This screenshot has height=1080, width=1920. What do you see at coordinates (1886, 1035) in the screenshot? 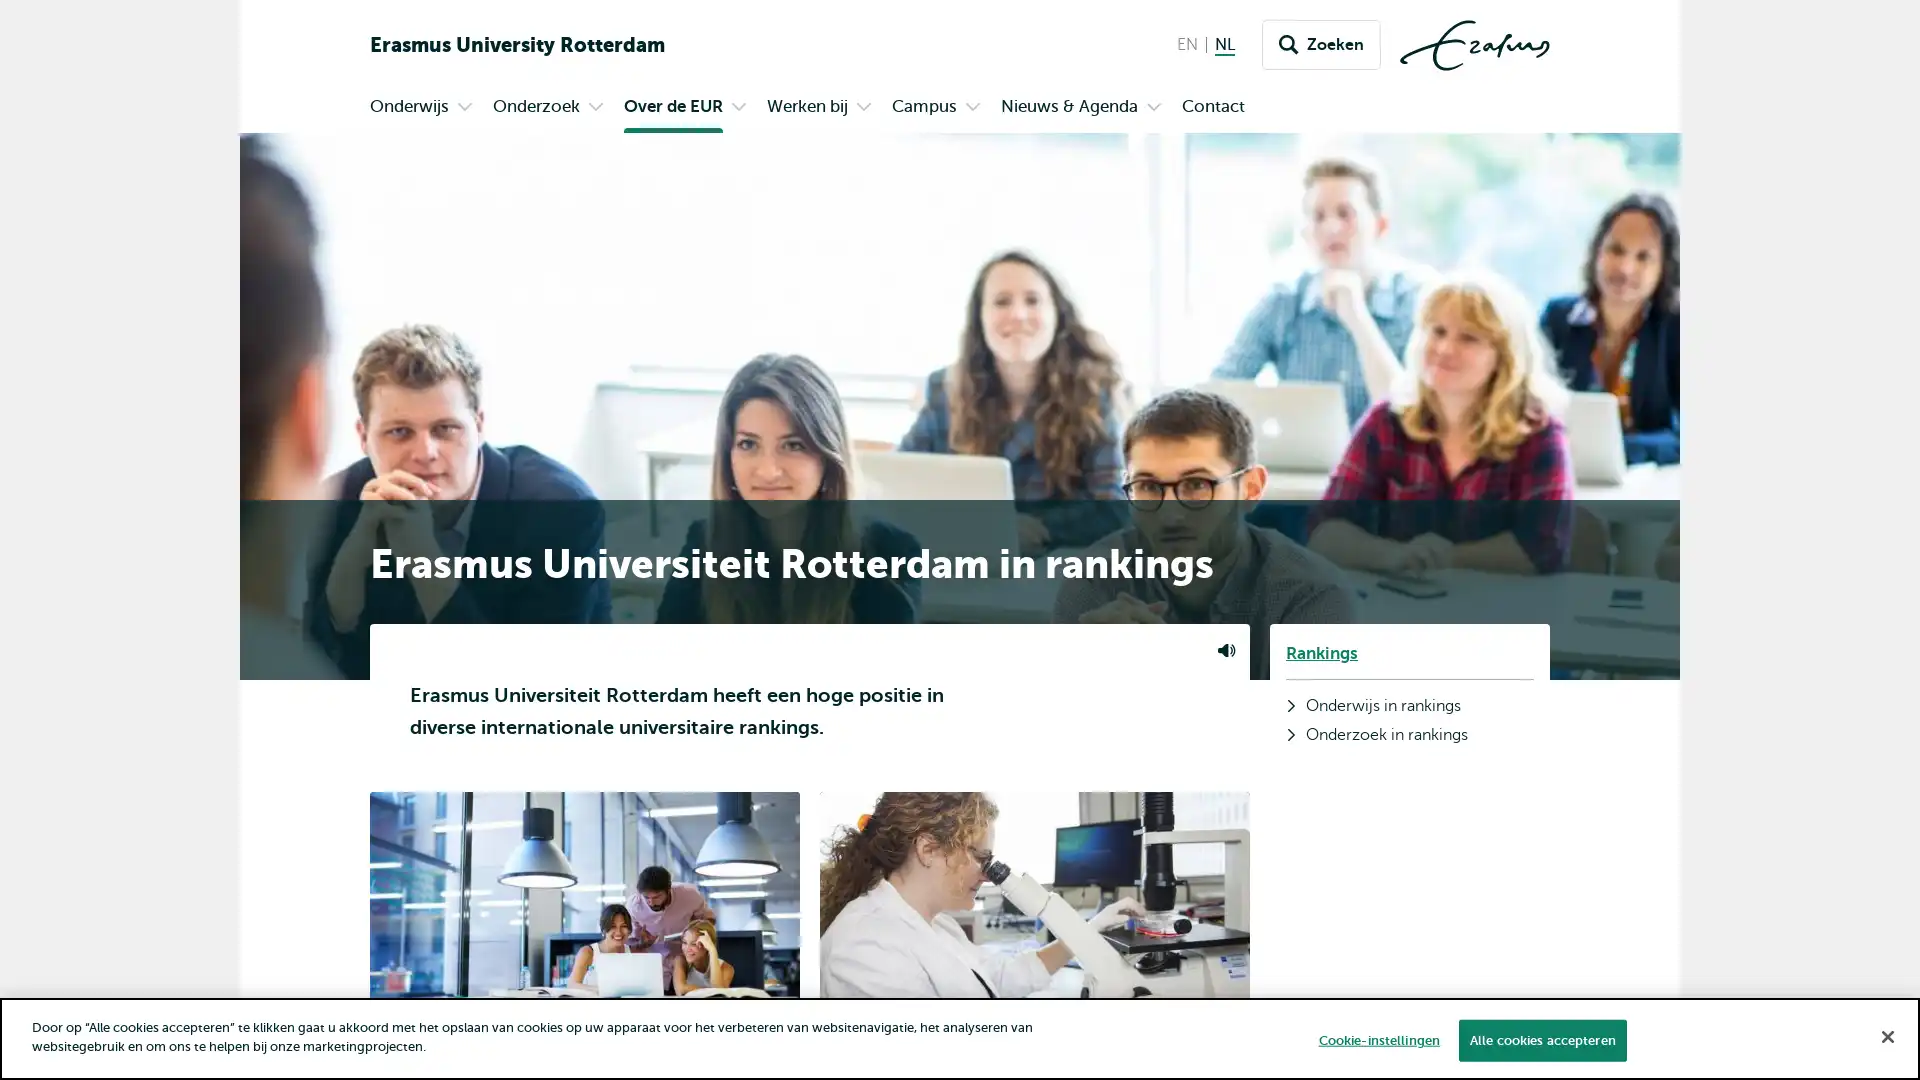
I see `Sluiten` at bounding box center [1886, 1035].